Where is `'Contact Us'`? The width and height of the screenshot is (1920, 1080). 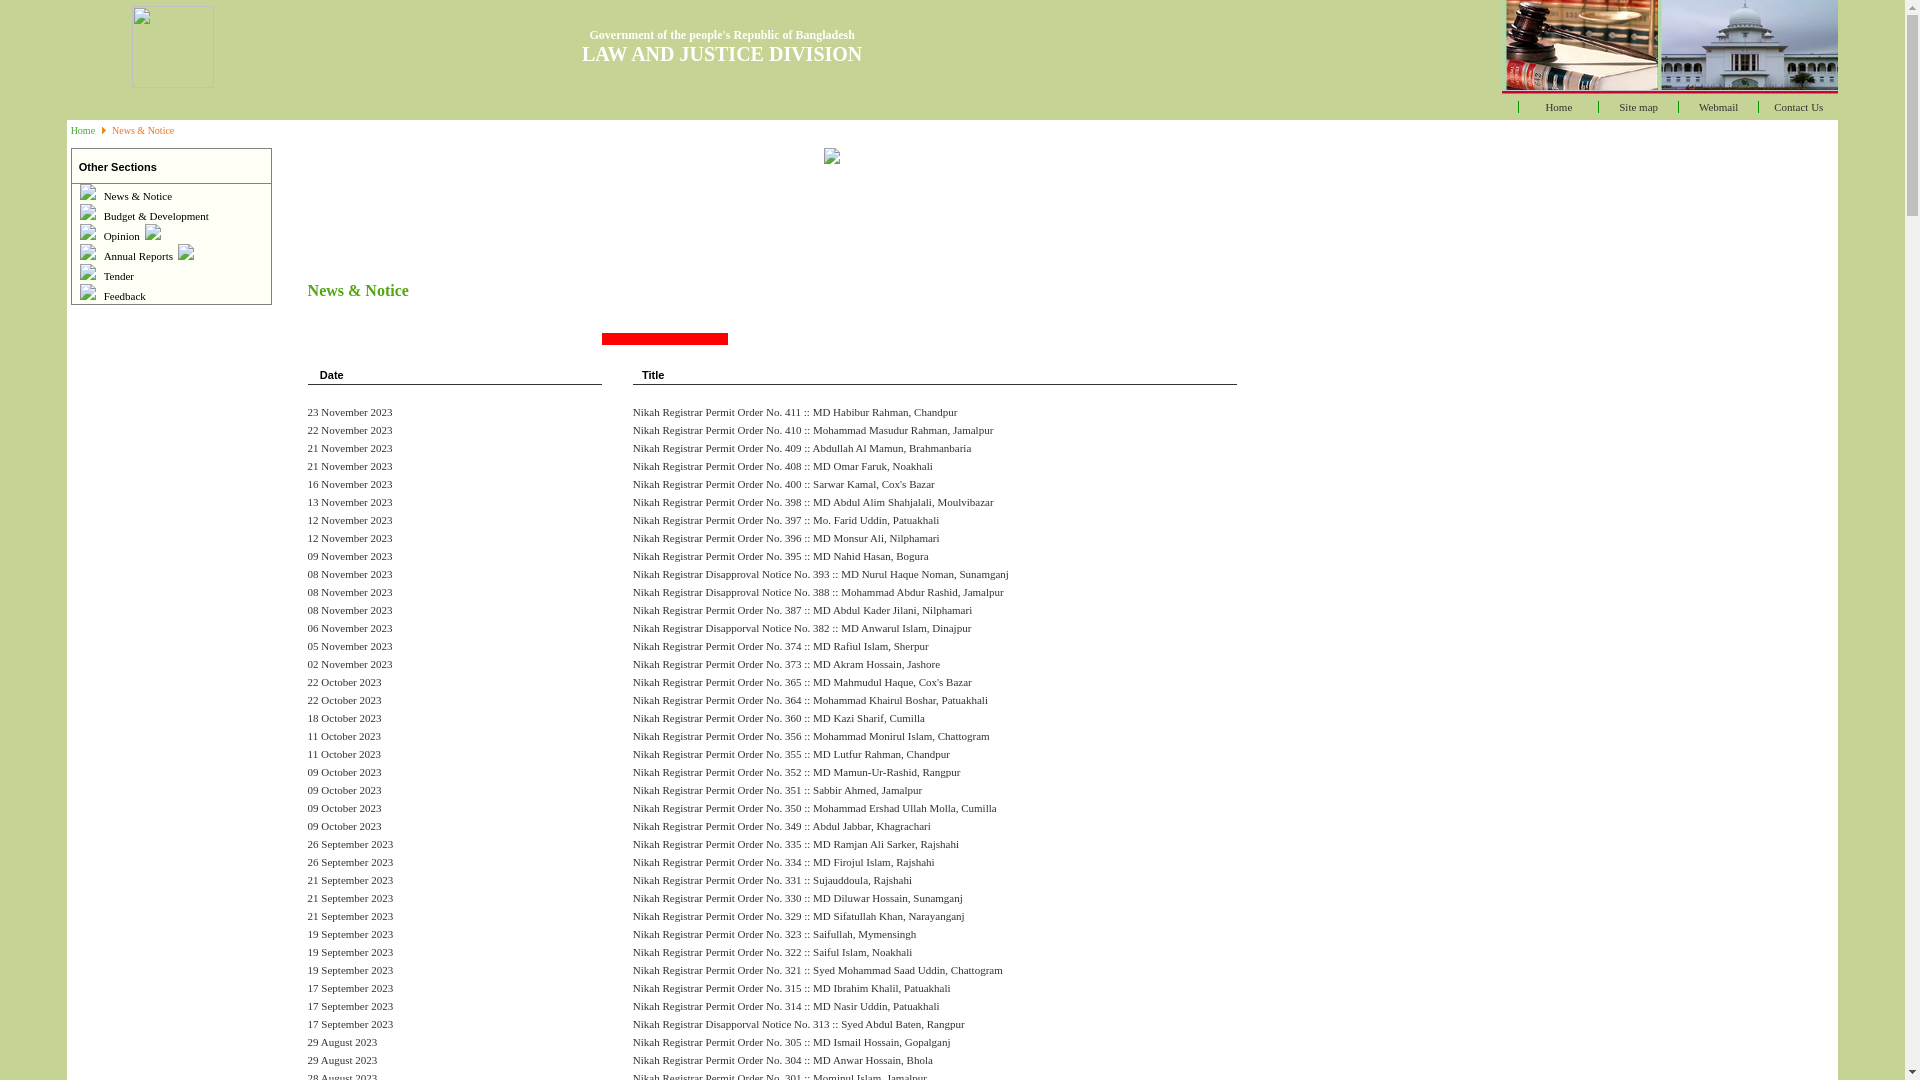
'Contact Us' is located at coordinates (1798, 107).